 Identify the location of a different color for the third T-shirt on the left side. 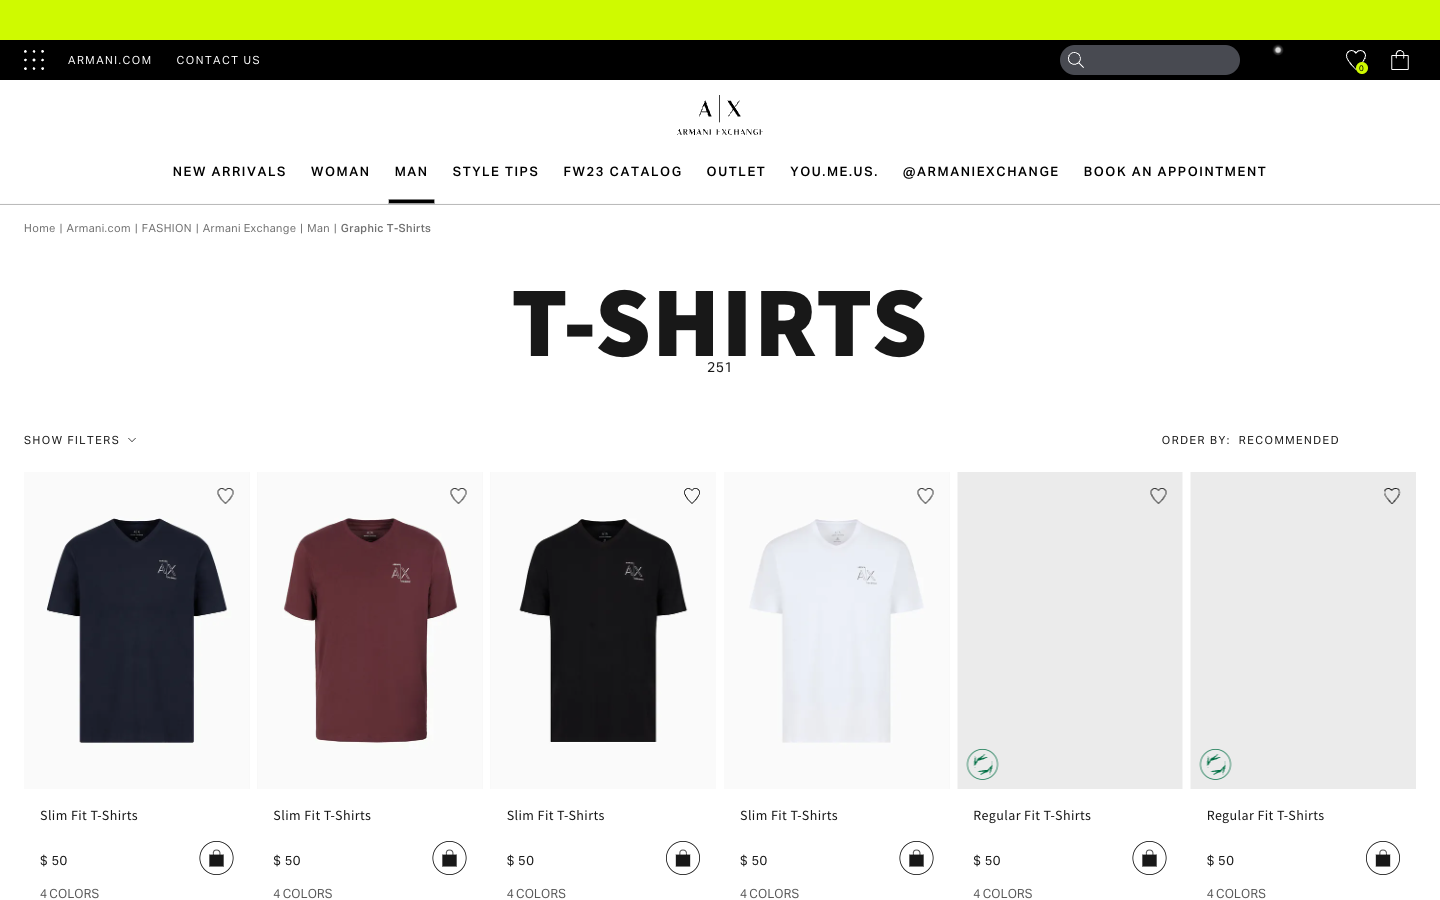
(535, 892).